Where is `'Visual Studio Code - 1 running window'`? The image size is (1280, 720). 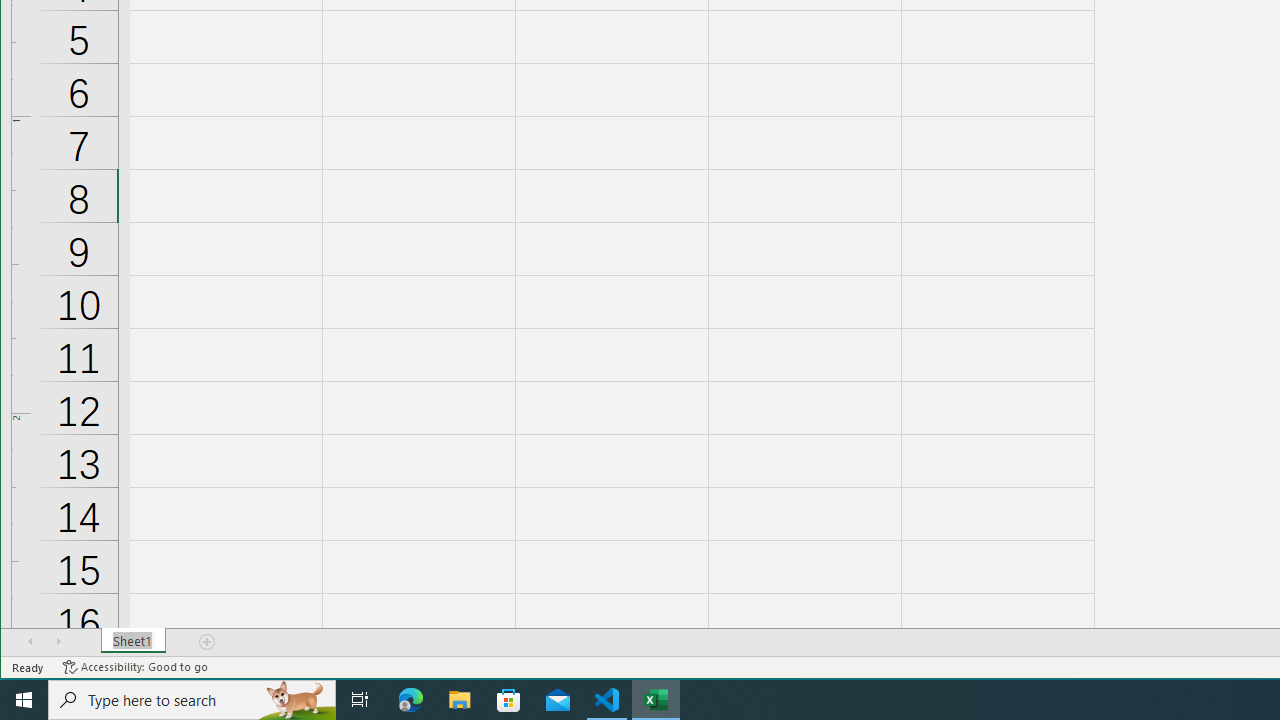 'Visual Studio Code - 1 running window' is located at coordinates (606, 698).